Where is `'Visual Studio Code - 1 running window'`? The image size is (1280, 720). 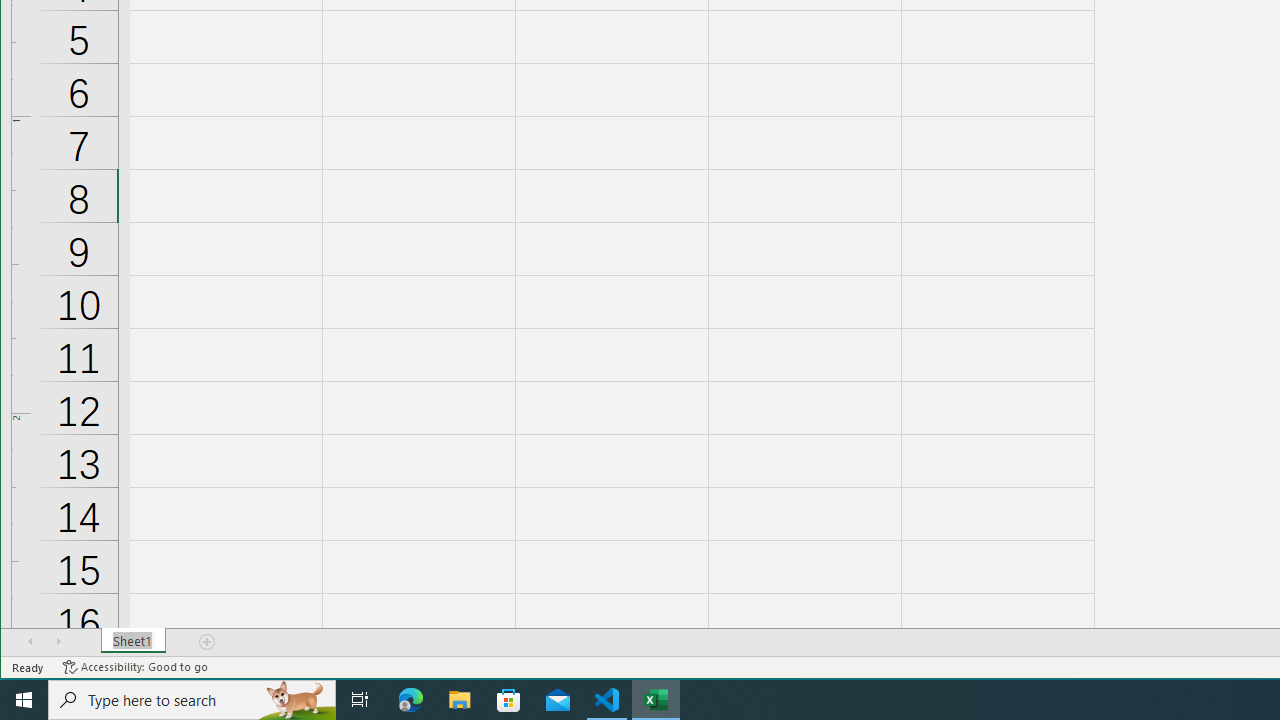 'Visual Studio Code - 1 running window' is located at coordinates (606, 698).